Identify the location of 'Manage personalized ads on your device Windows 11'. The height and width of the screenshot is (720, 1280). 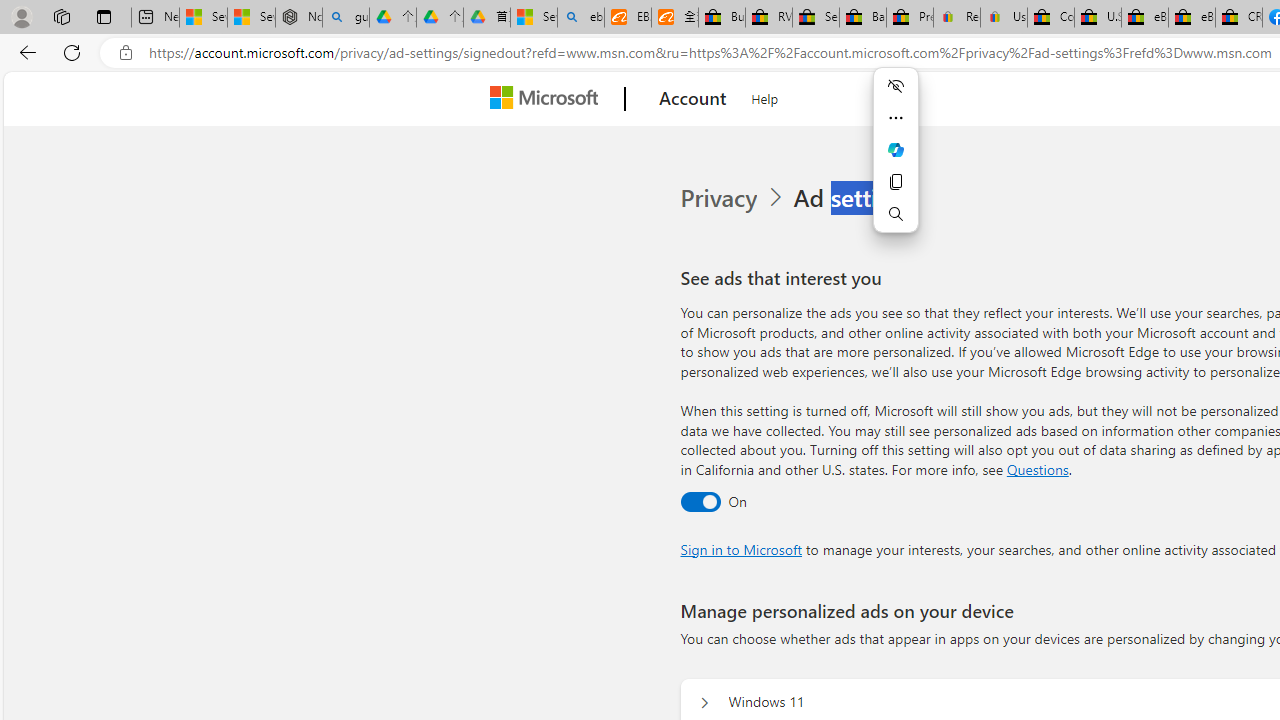
(704, 702).